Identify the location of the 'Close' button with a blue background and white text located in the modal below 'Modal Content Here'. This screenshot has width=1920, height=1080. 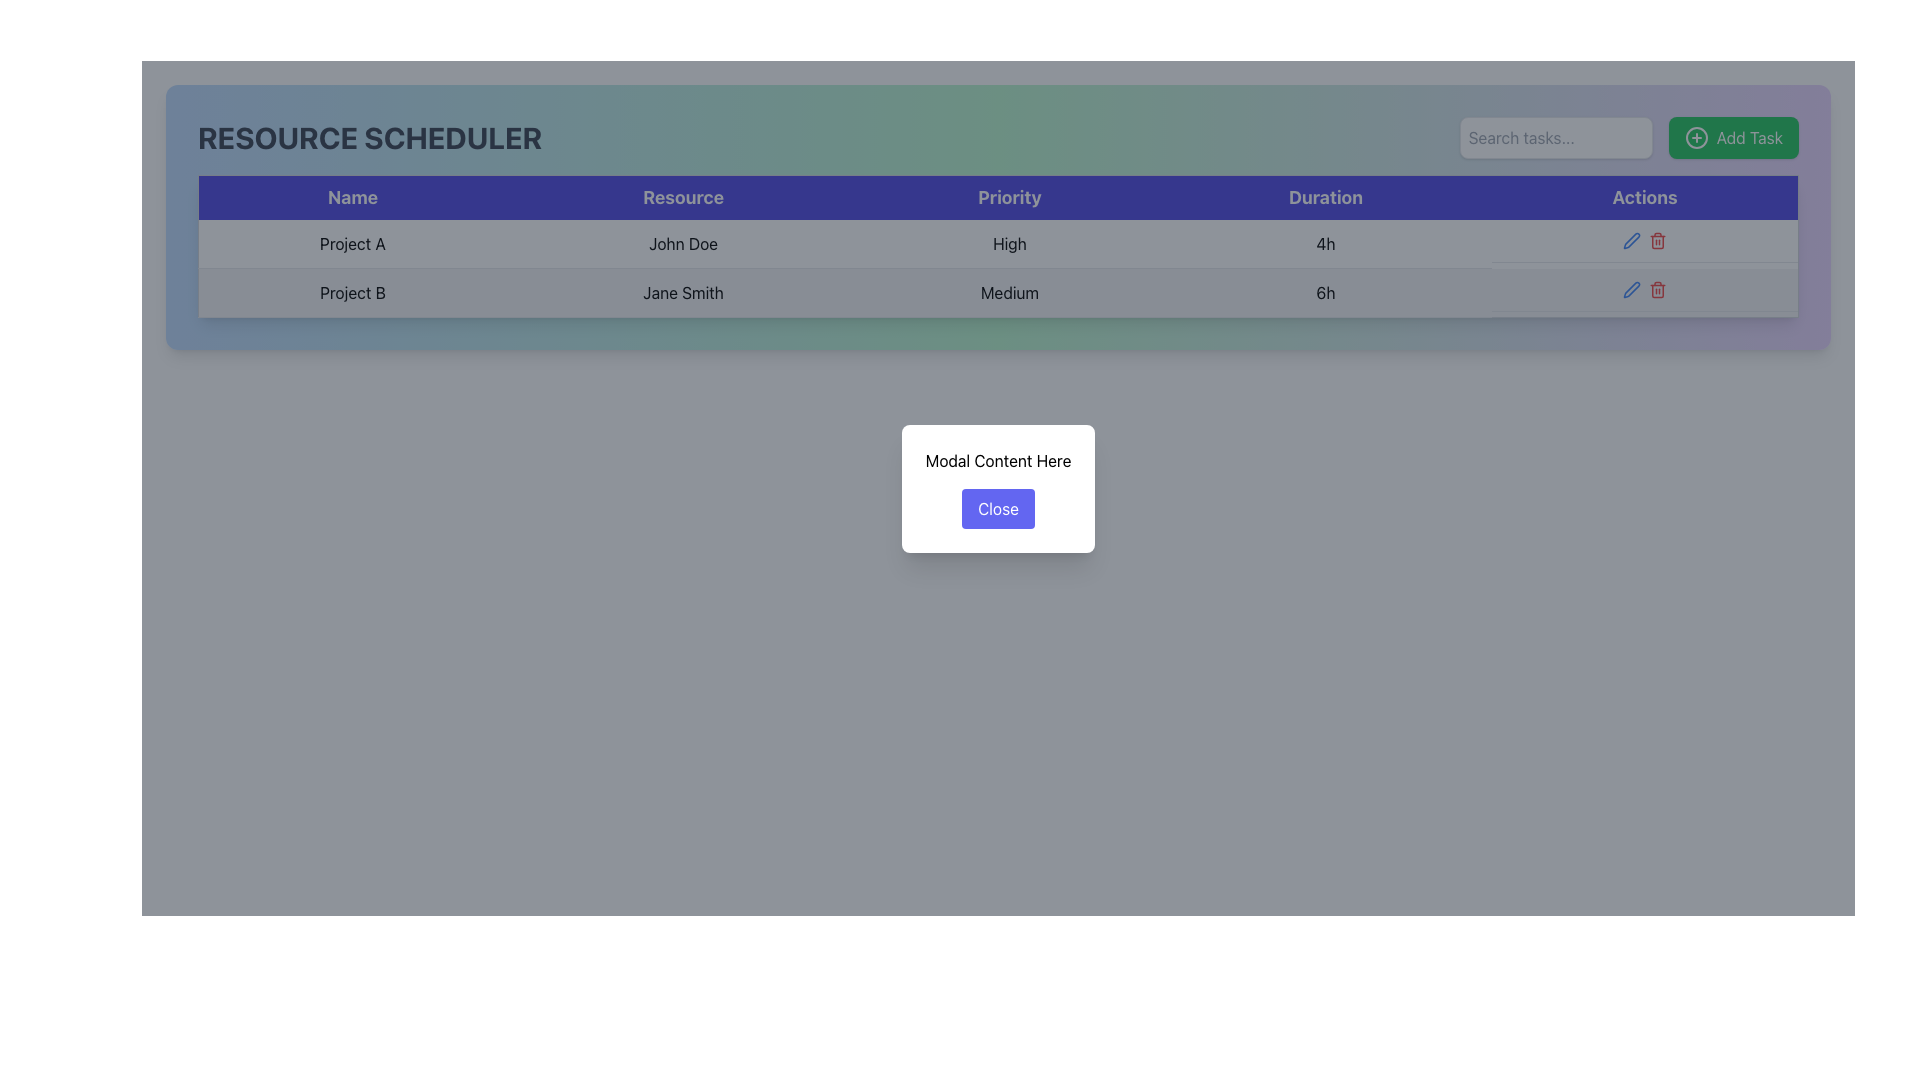
(998, 507).